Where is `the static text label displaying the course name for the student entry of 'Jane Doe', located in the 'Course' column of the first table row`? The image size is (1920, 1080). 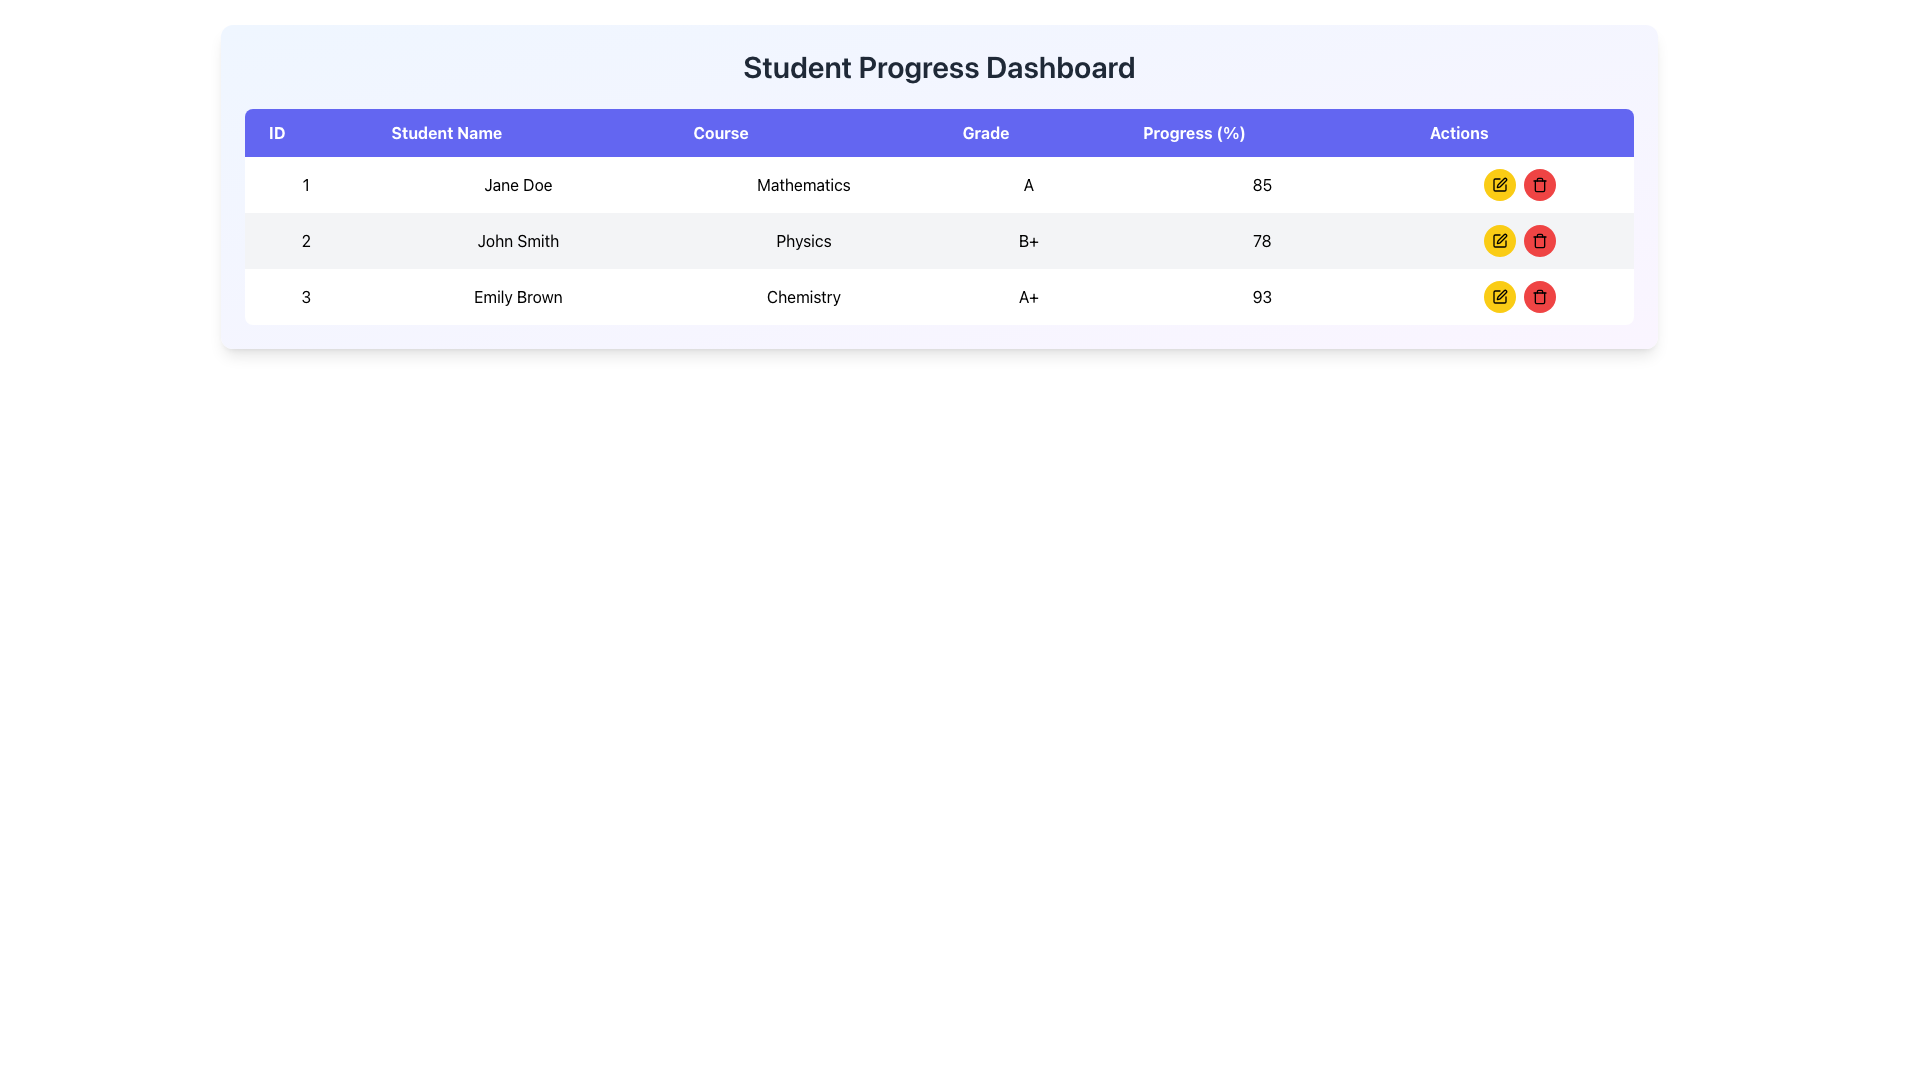 the static text label displaying the course name for the student entry of 'Jane Doe', located in the 'Course' column of the first table row is located at coordinates (804, 185).